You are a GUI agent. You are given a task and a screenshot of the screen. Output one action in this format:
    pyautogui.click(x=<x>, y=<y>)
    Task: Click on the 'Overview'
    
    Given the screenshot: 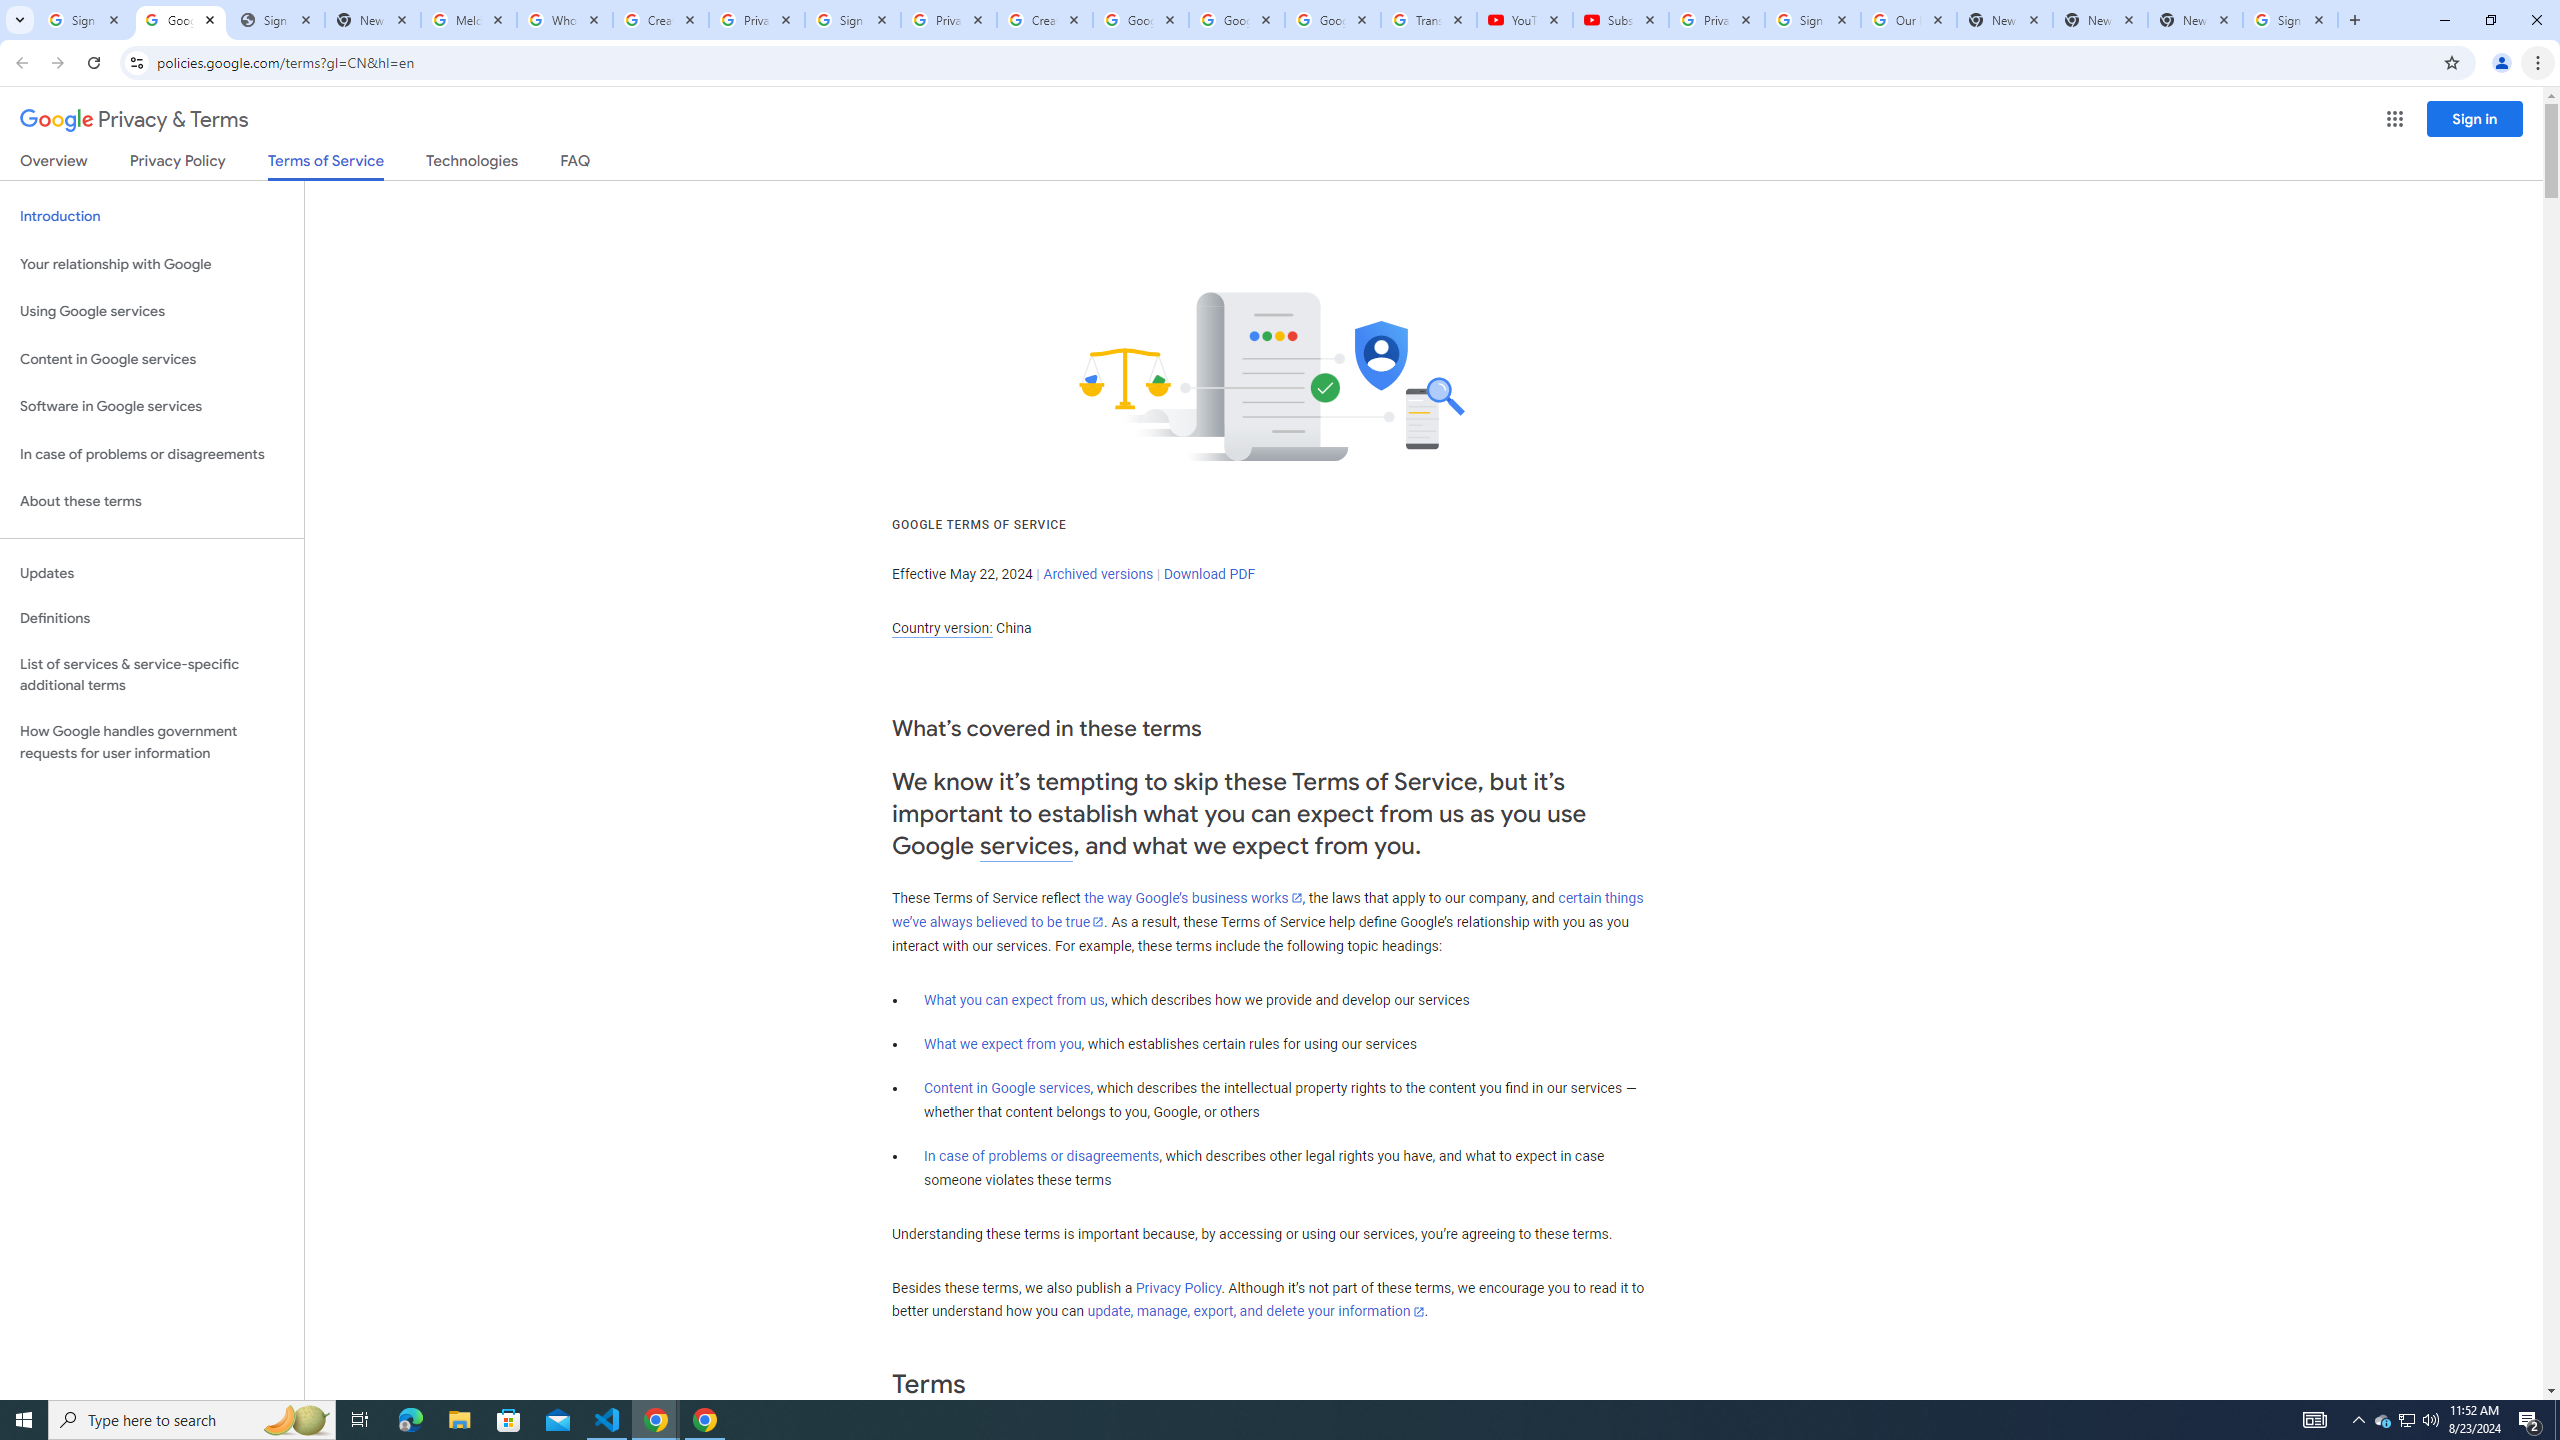 What is the action you would take?
    pyautogui.click(x=52, y=164)
    